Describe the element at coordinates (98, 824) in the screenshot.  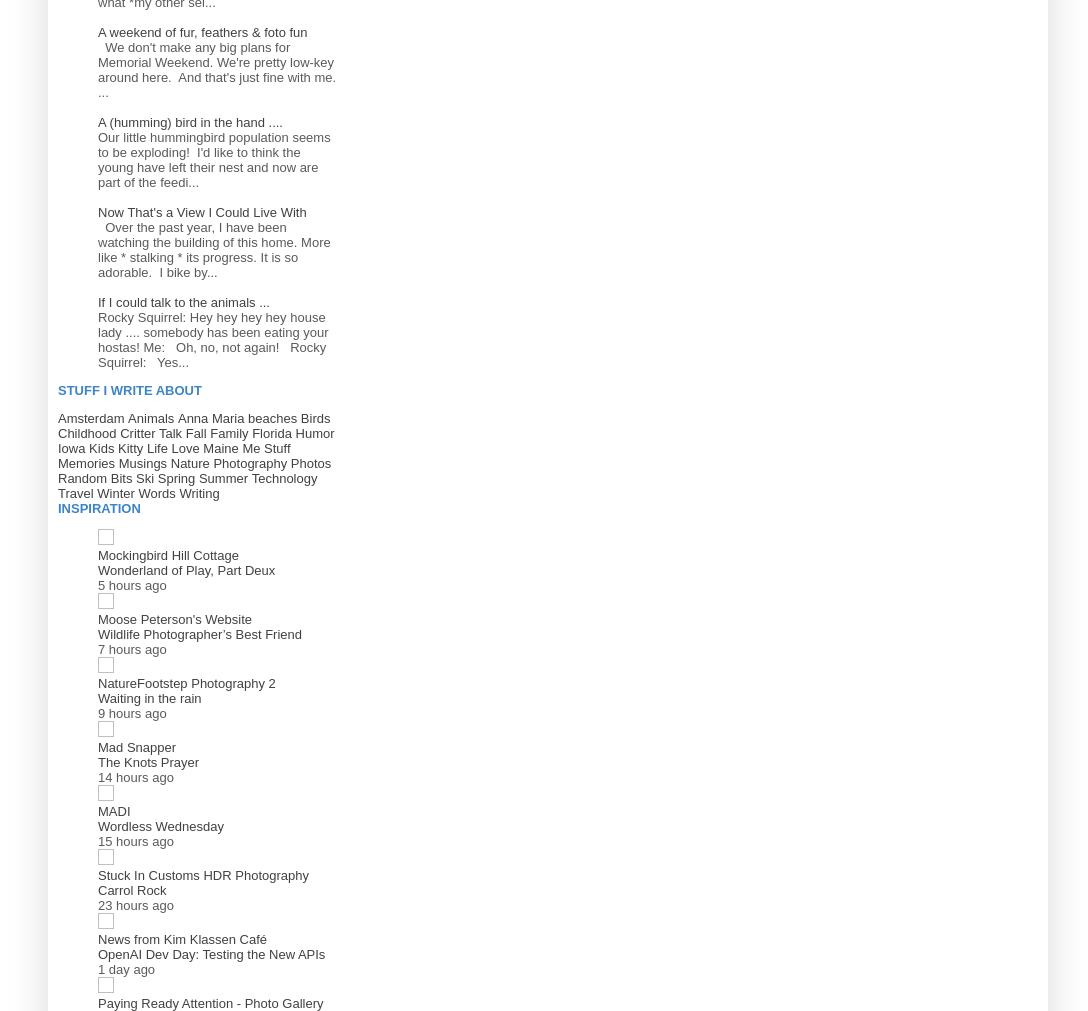
I see `'Wordless Wednesday'` at that location.